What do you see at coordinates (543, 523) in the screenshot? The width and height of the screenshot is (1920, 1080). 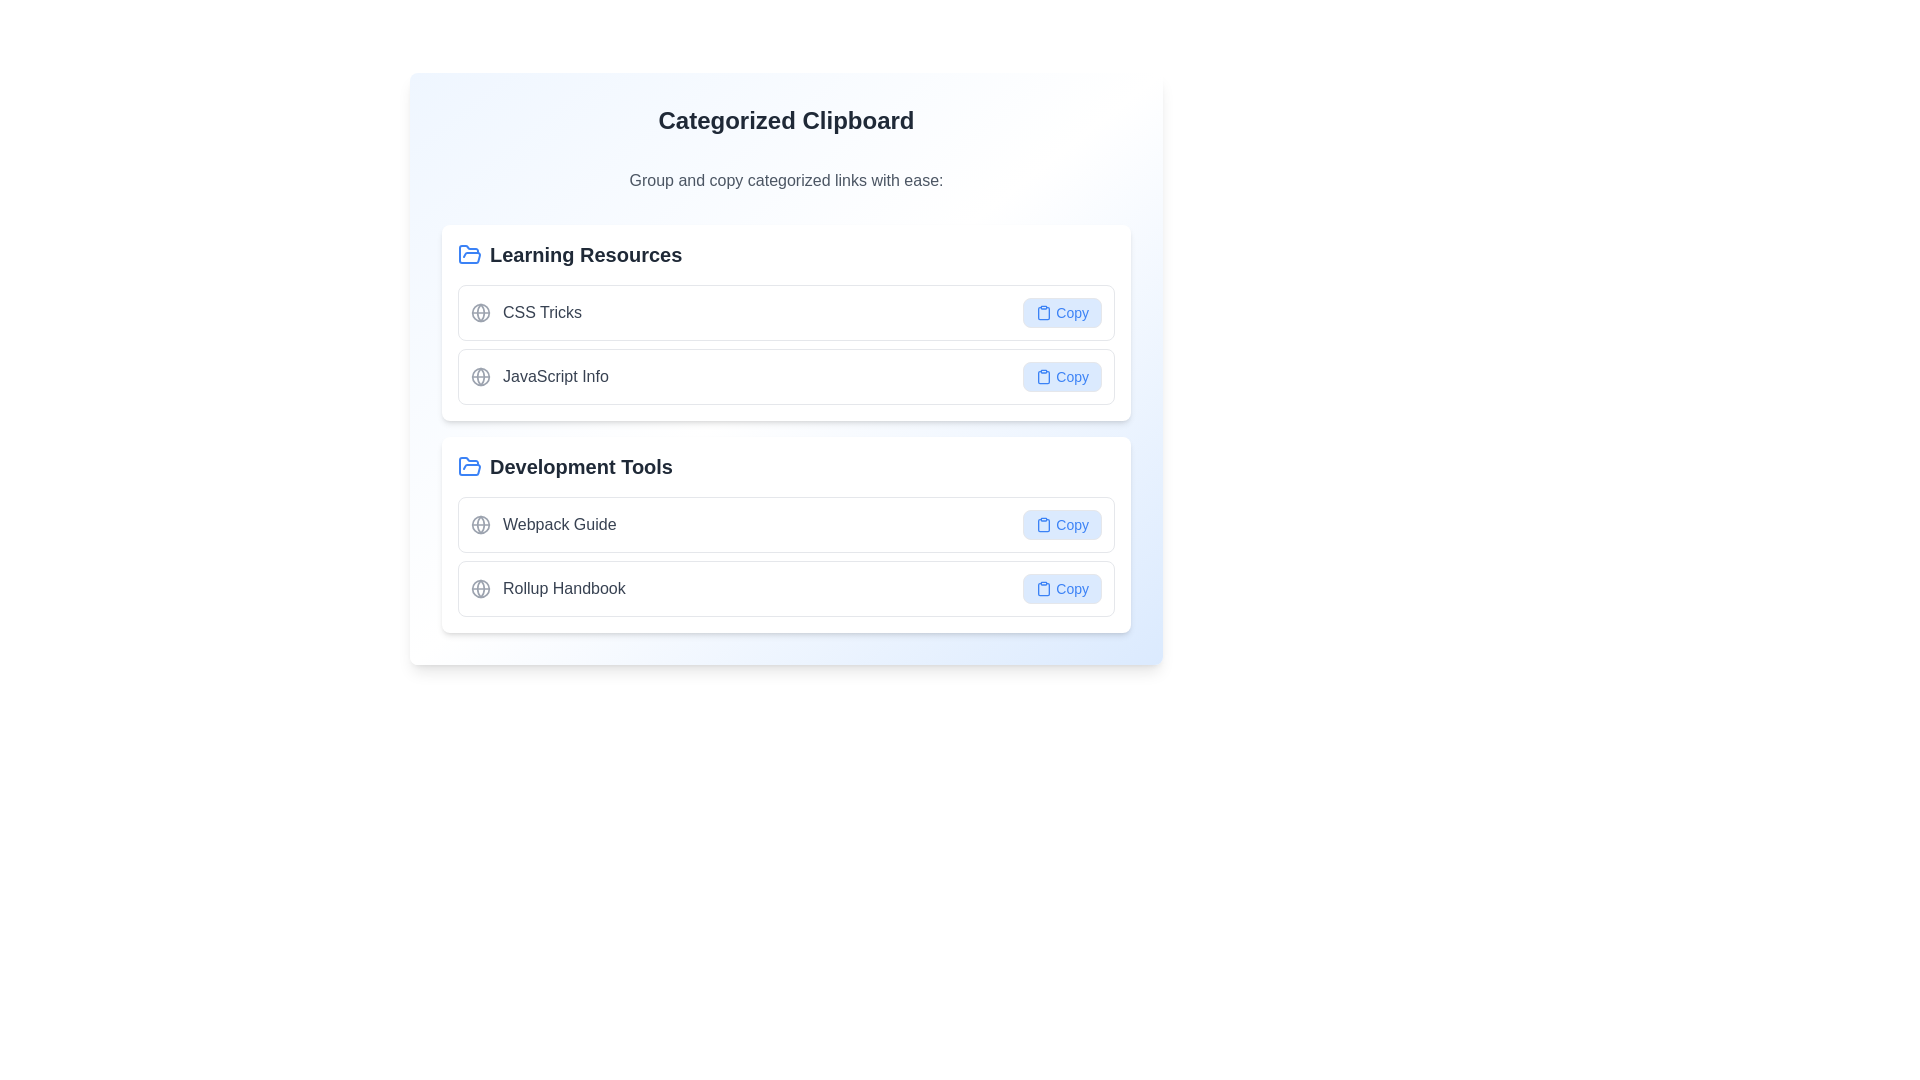 I see `the 'Webpack Guide' text label` at bounding box center [543, 523].